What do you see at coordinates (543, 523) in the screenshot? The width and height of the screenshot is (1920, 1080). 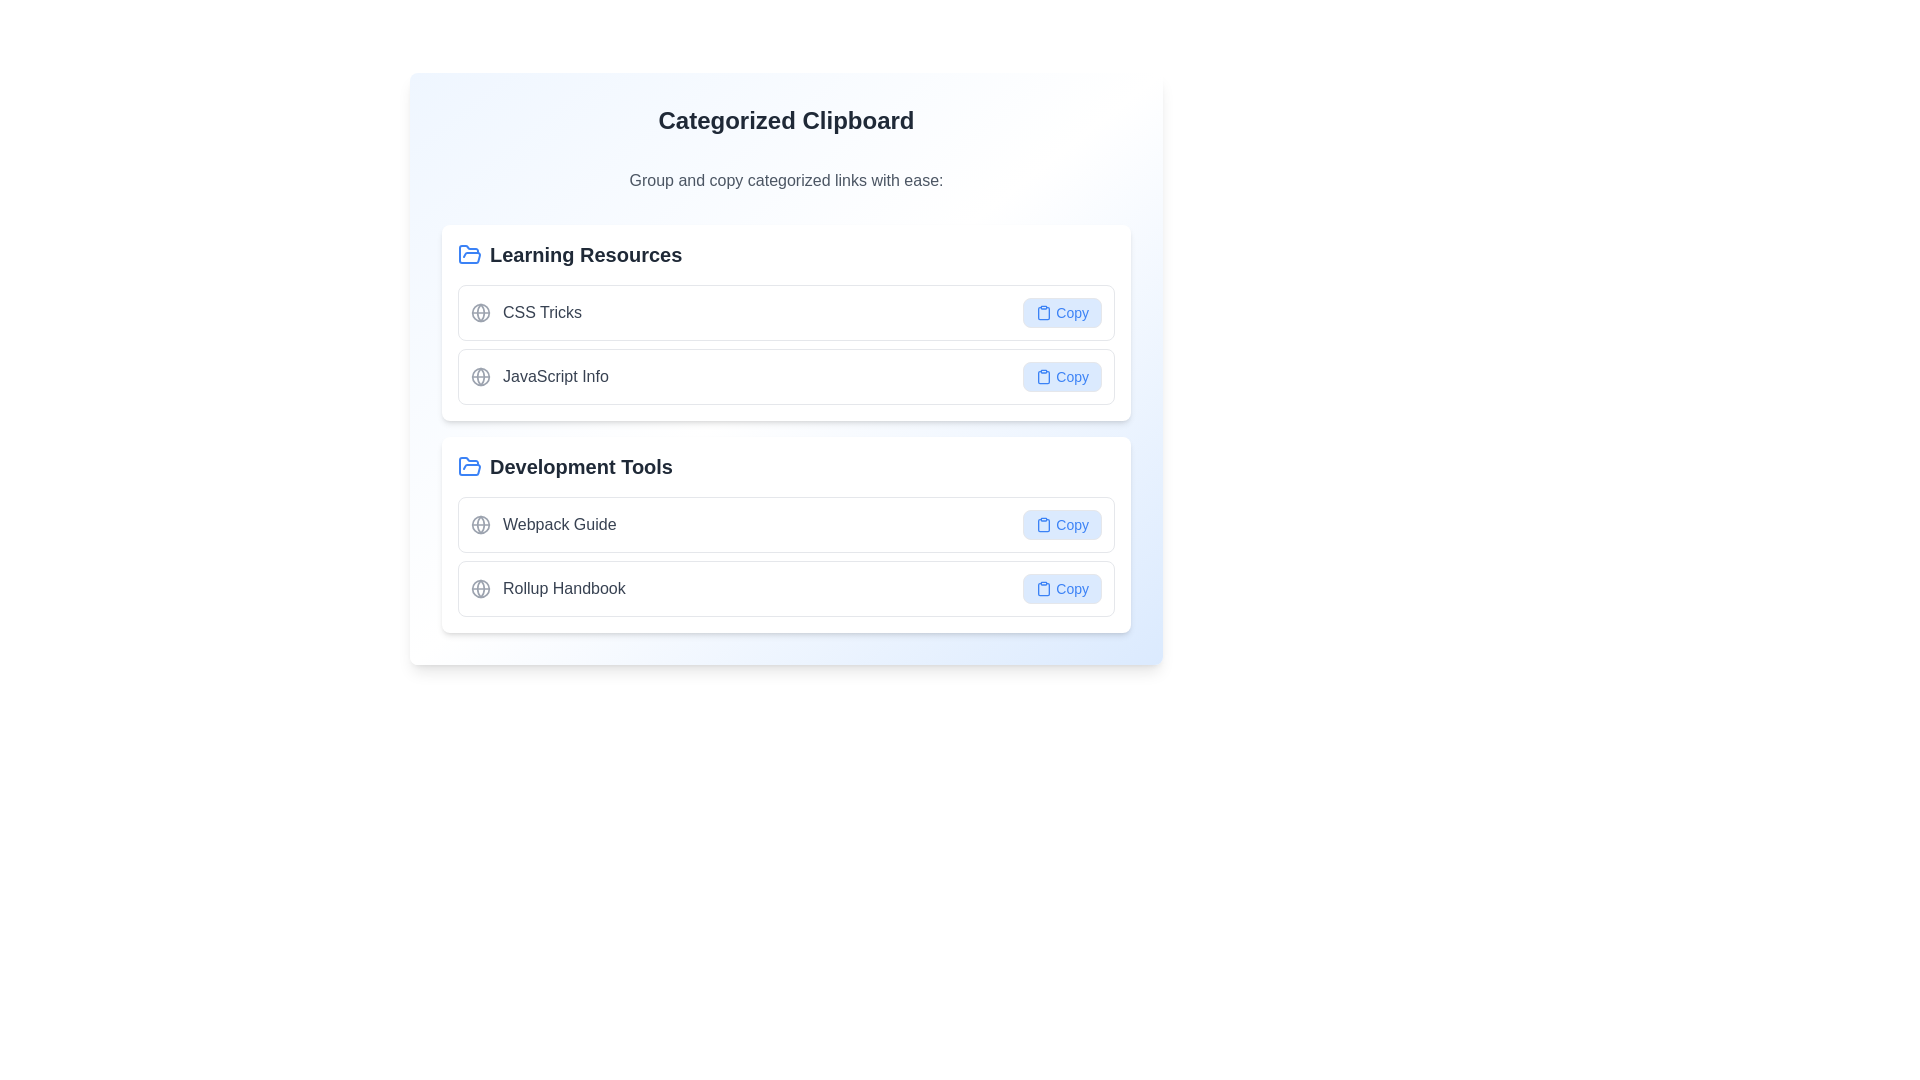 I see `the 'Webpack Guide' text label` at bounding box center [543, 523].